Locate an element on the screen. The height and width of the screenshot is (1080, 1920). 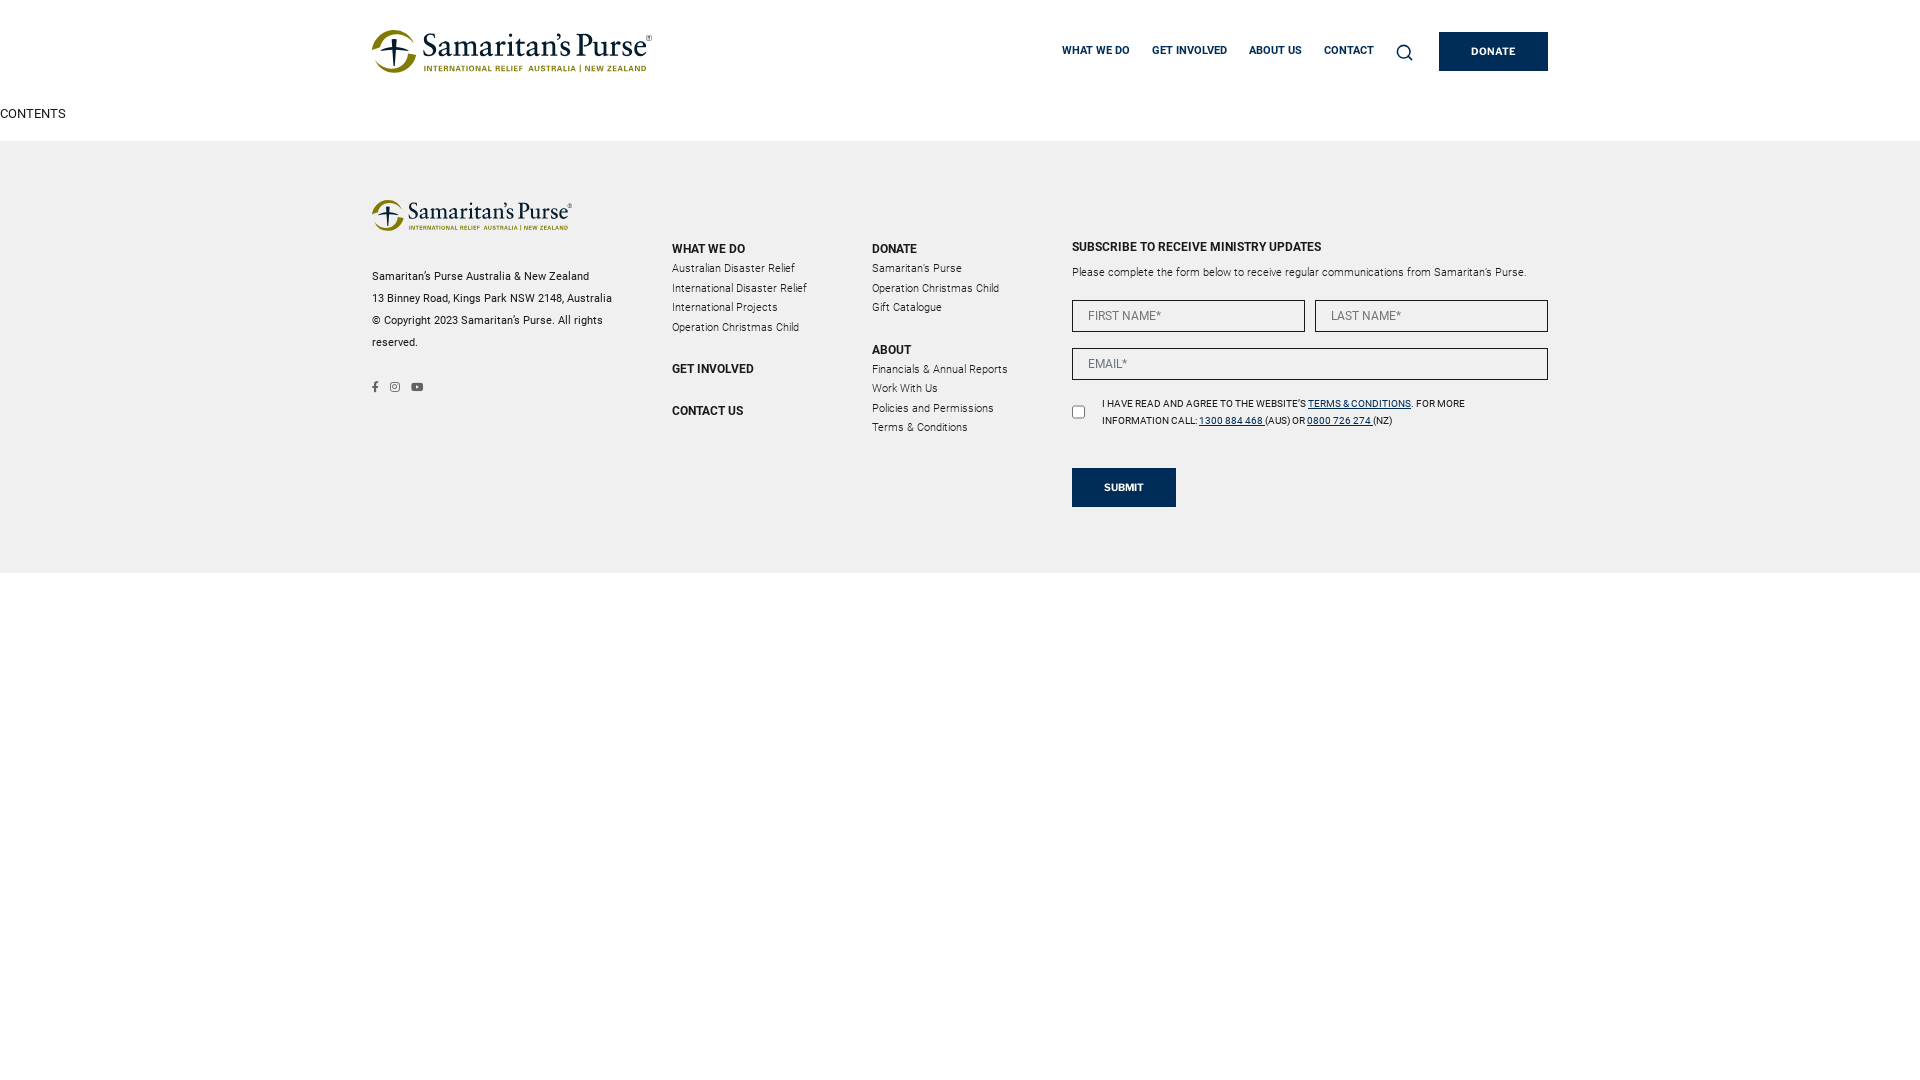
'GET INVOLVED' is located at coordinates (1189, 50).